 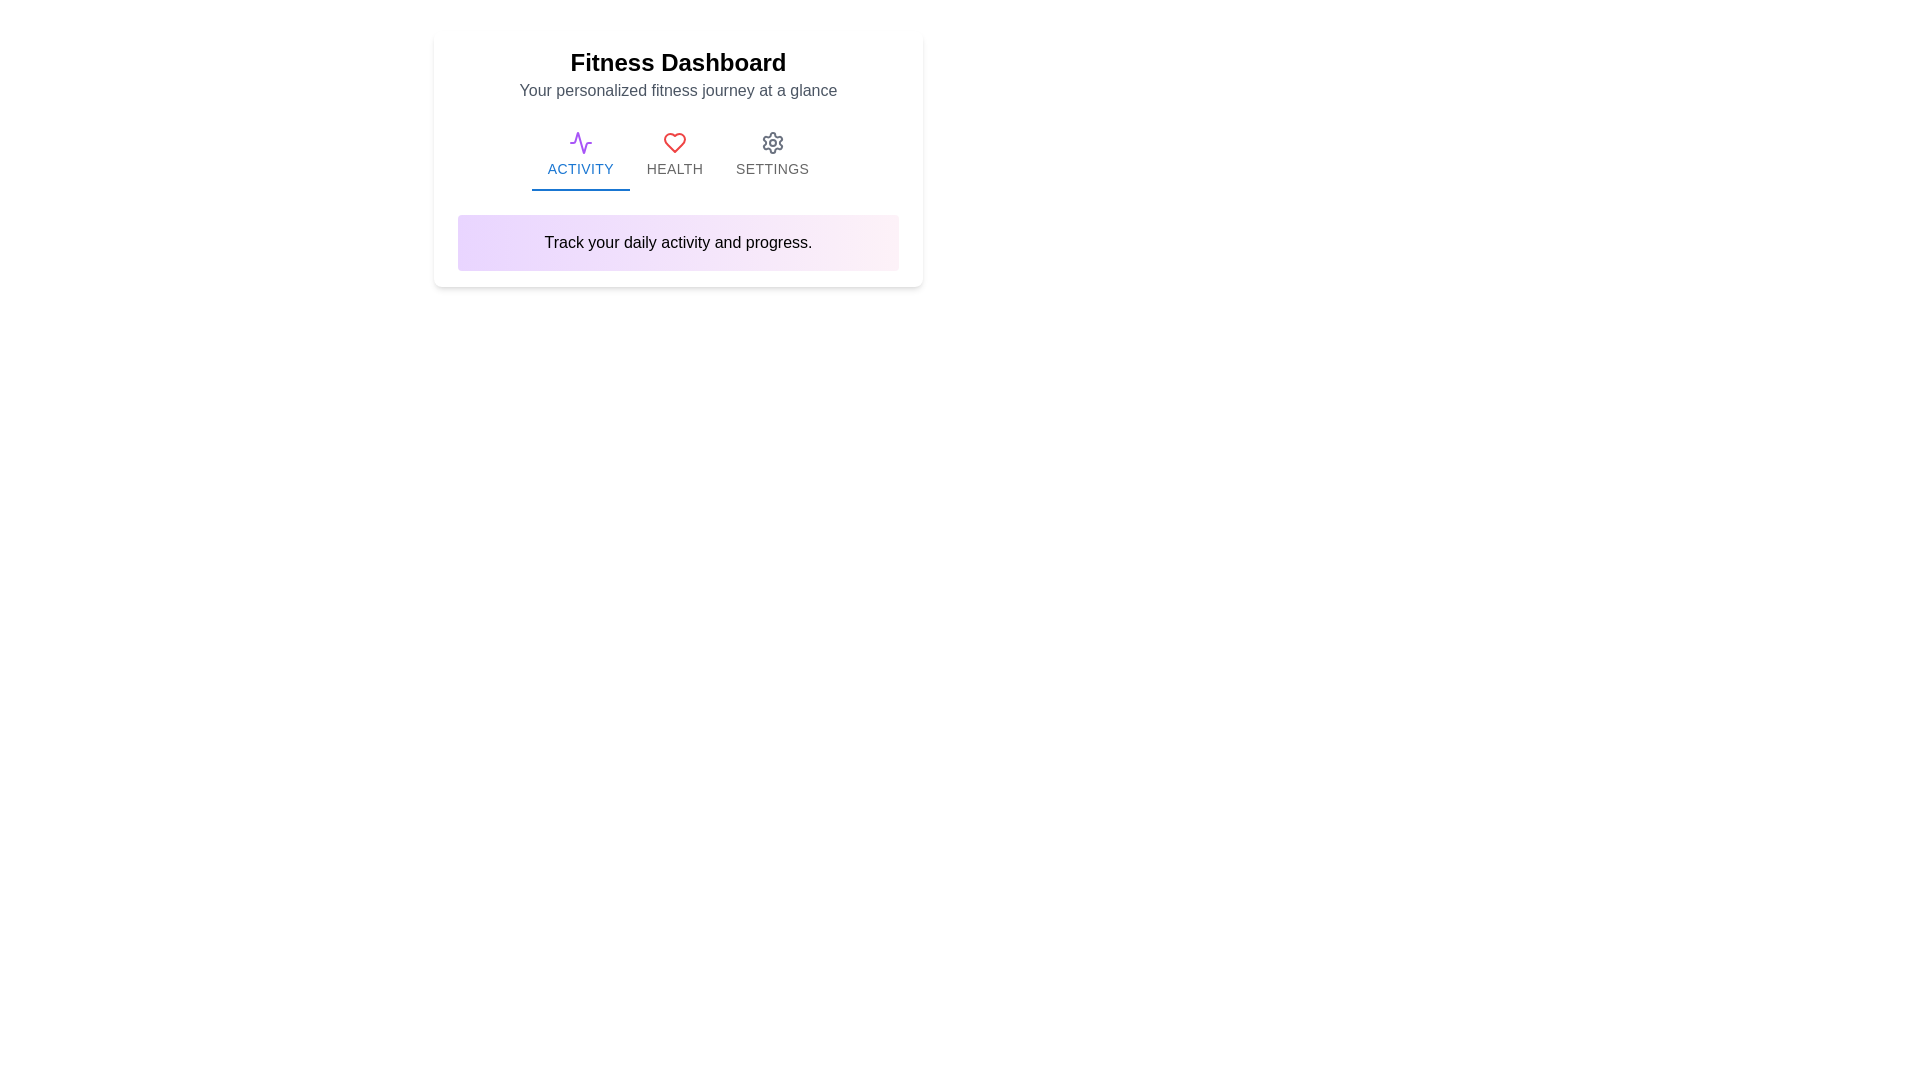 I want to click on the Tab button labeled 'Settings', so click(x=771, y=153).